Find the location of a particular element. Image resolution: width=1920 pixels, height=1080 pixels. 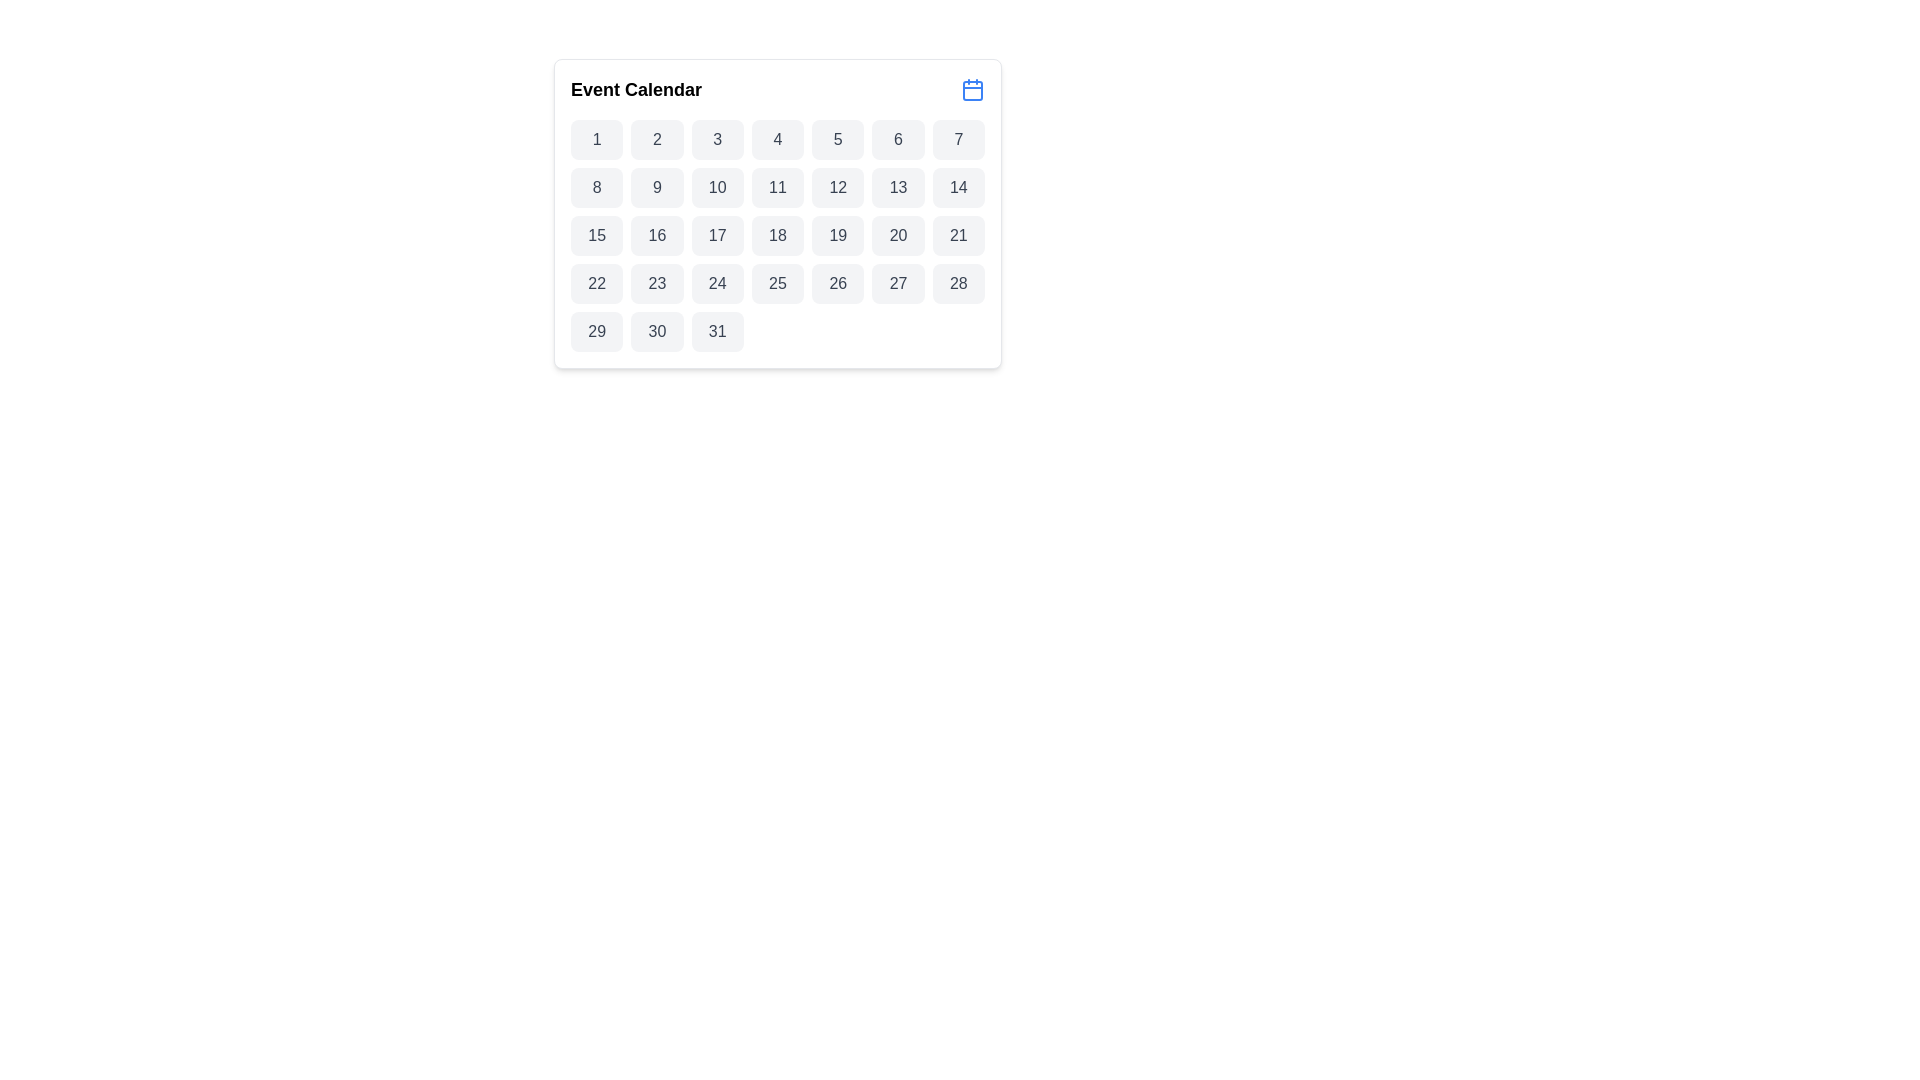

the button displaying the number '16' in the calendar, located in the third row, second column of the grid is located at coordinates (657, 234).